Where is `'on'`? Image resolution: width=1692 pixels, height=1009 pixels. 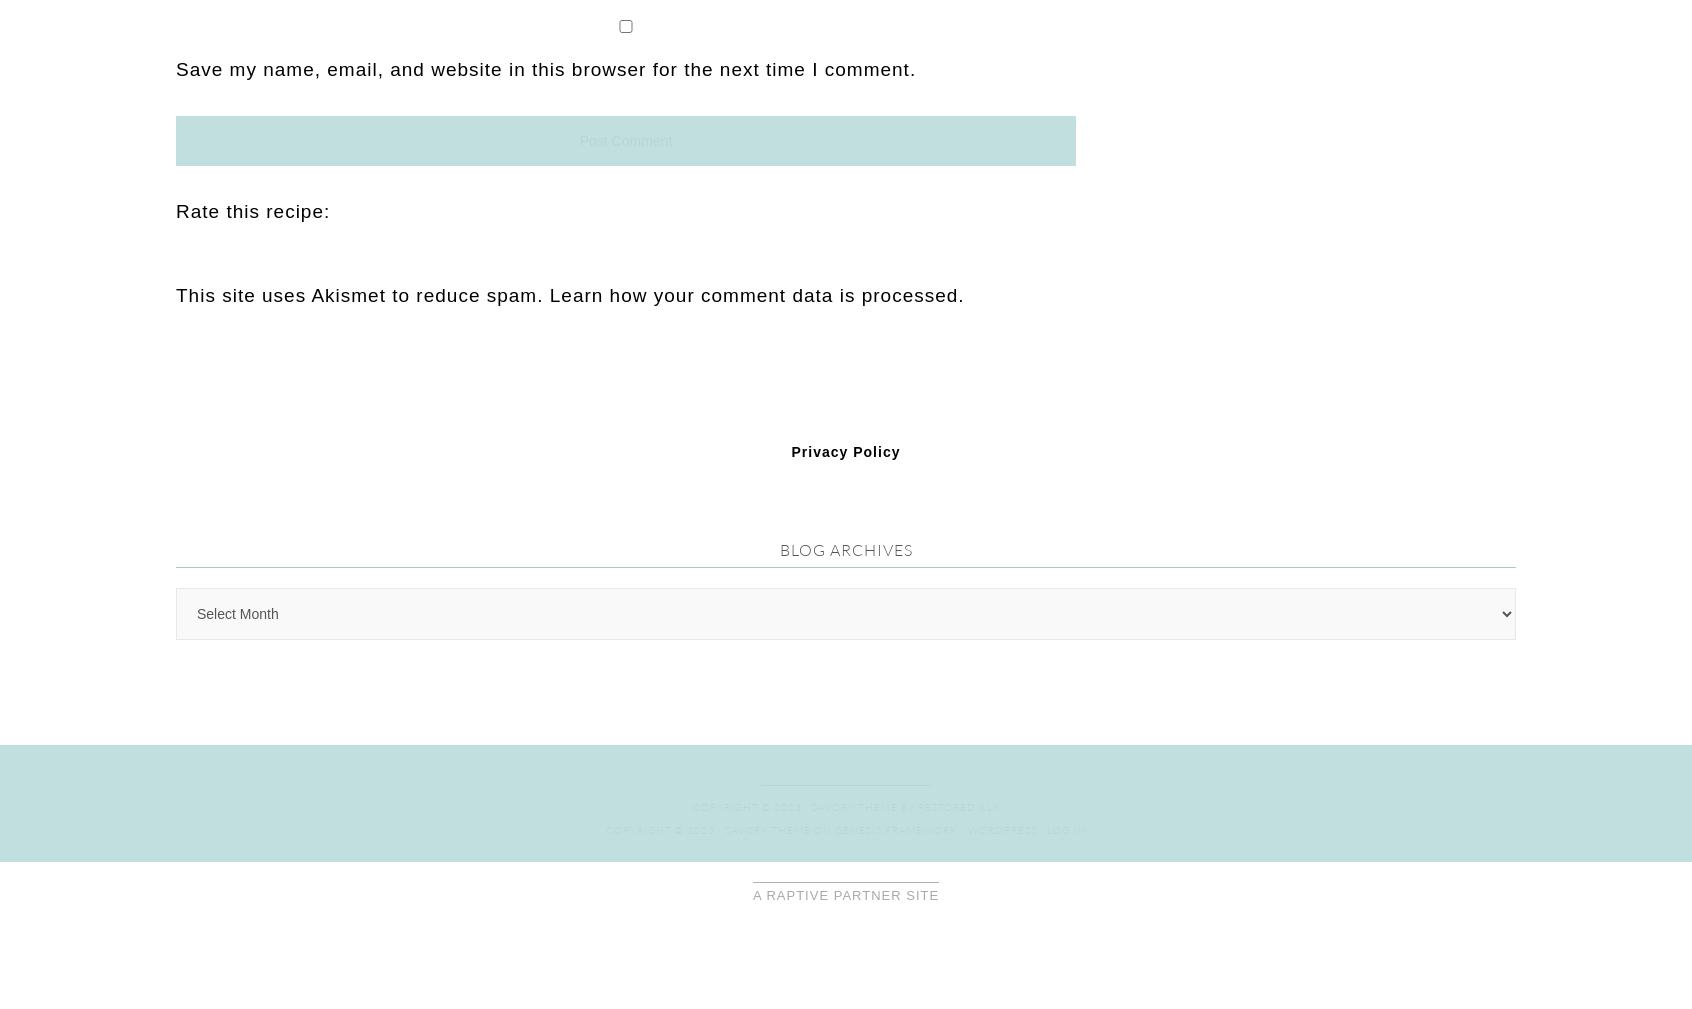 'on' is located at coordinates (822, 382).